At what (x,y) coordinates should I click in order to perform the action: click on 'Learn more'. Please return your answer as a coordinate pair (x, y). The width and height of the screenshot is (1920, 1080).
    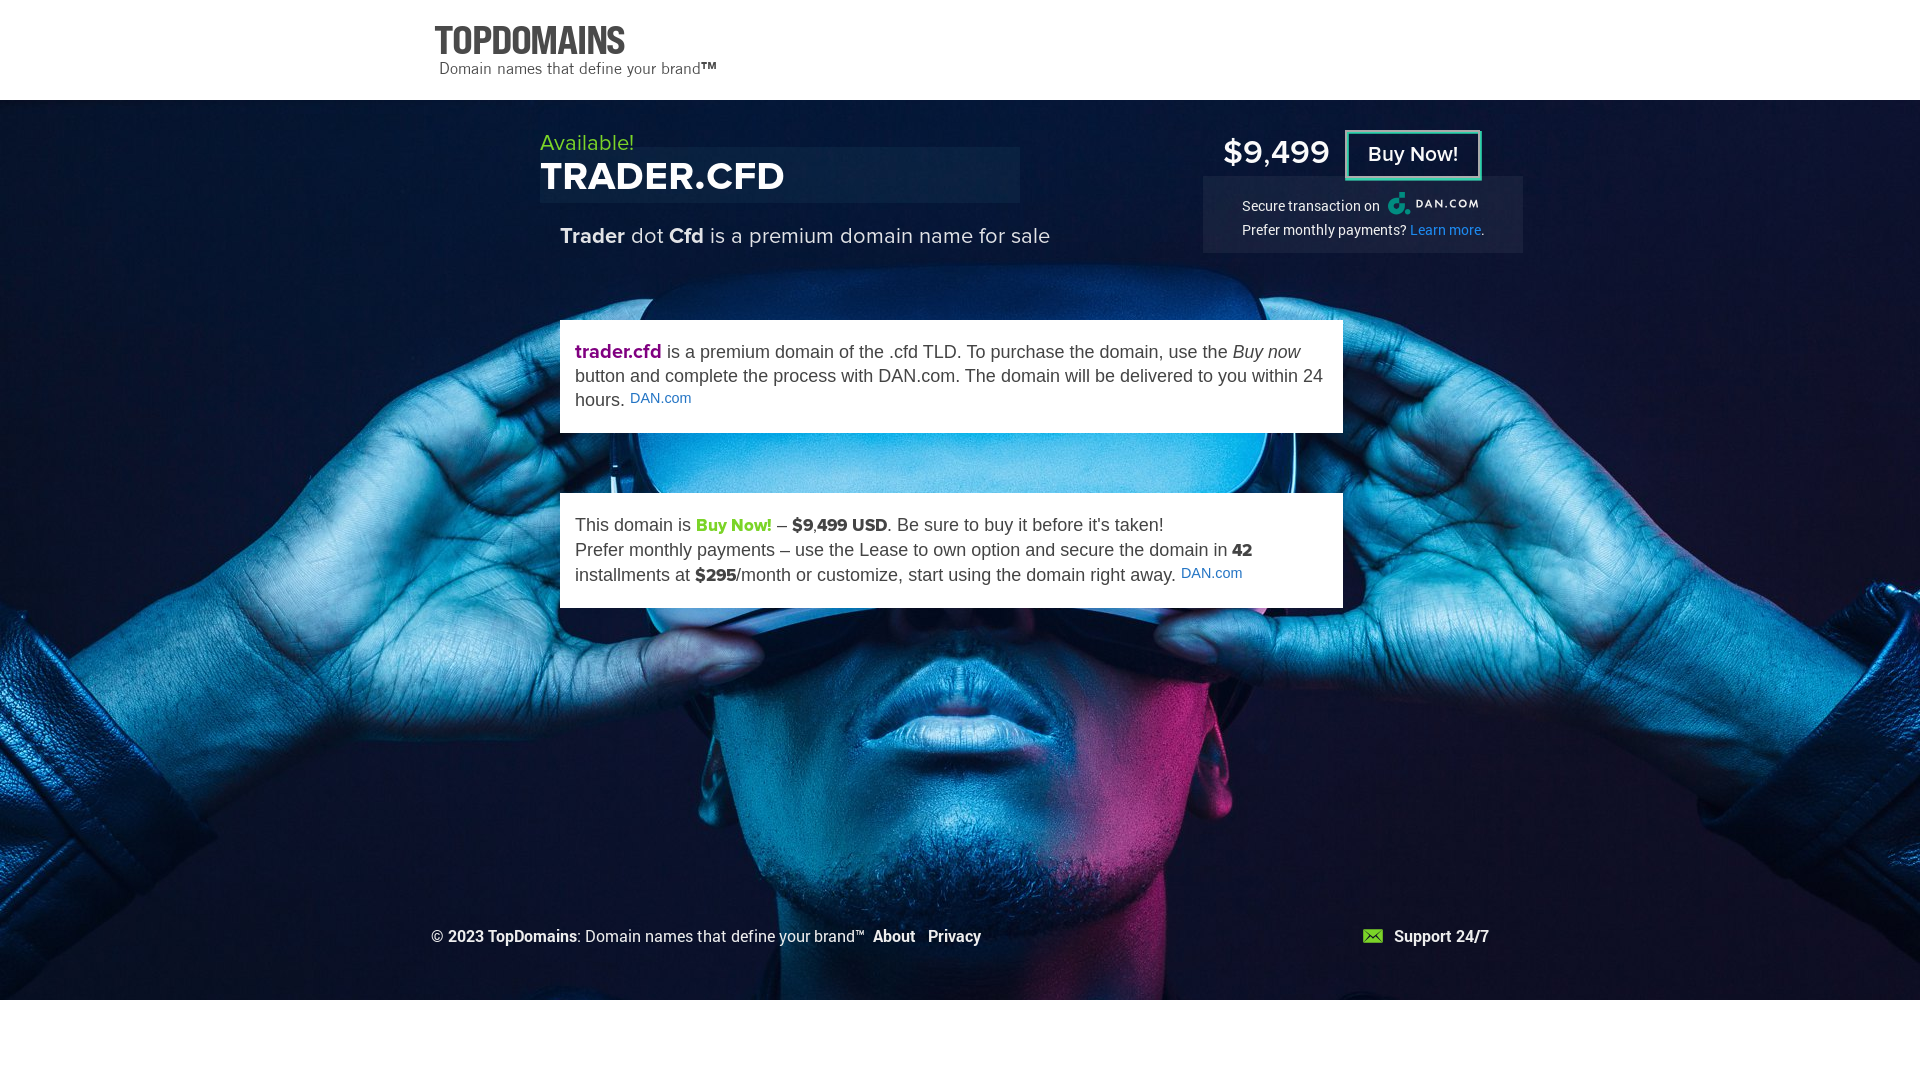
    Looking at the image, I should click on (1409, 228).